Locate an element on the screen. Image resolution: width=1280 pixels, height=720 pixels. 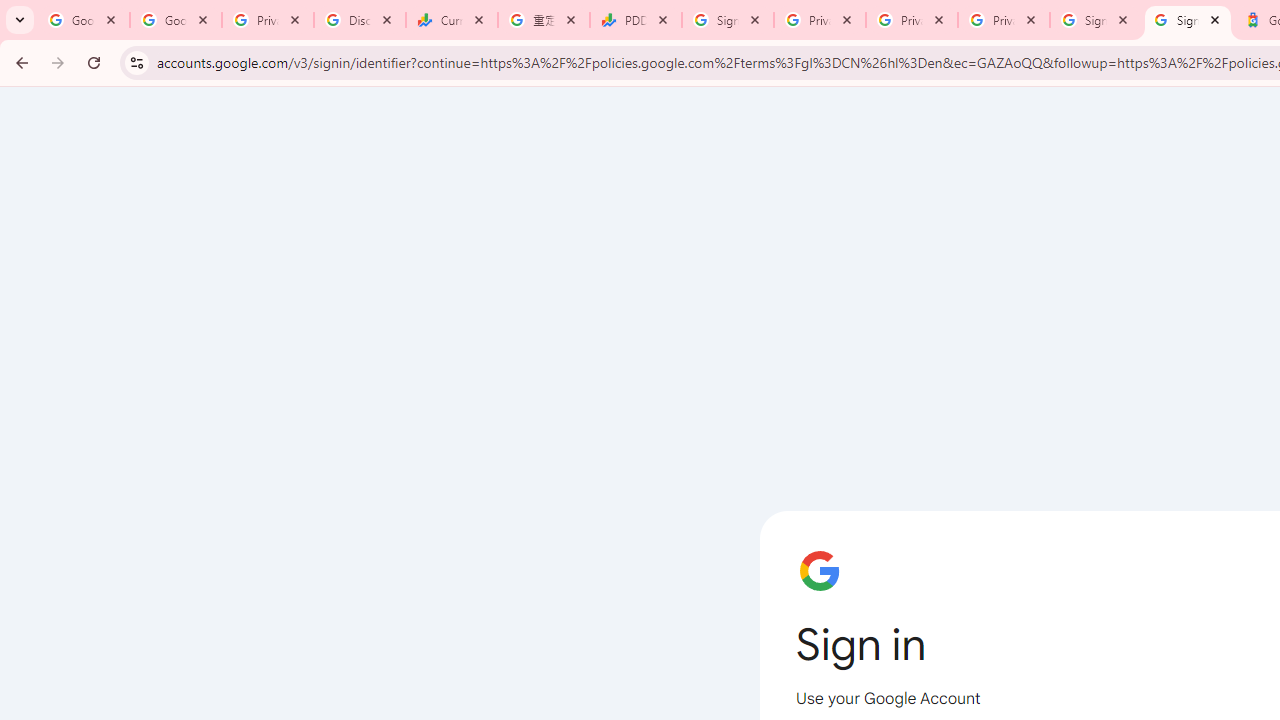
'Google Workspace Admin Community' is located at coordinates (82, 20).